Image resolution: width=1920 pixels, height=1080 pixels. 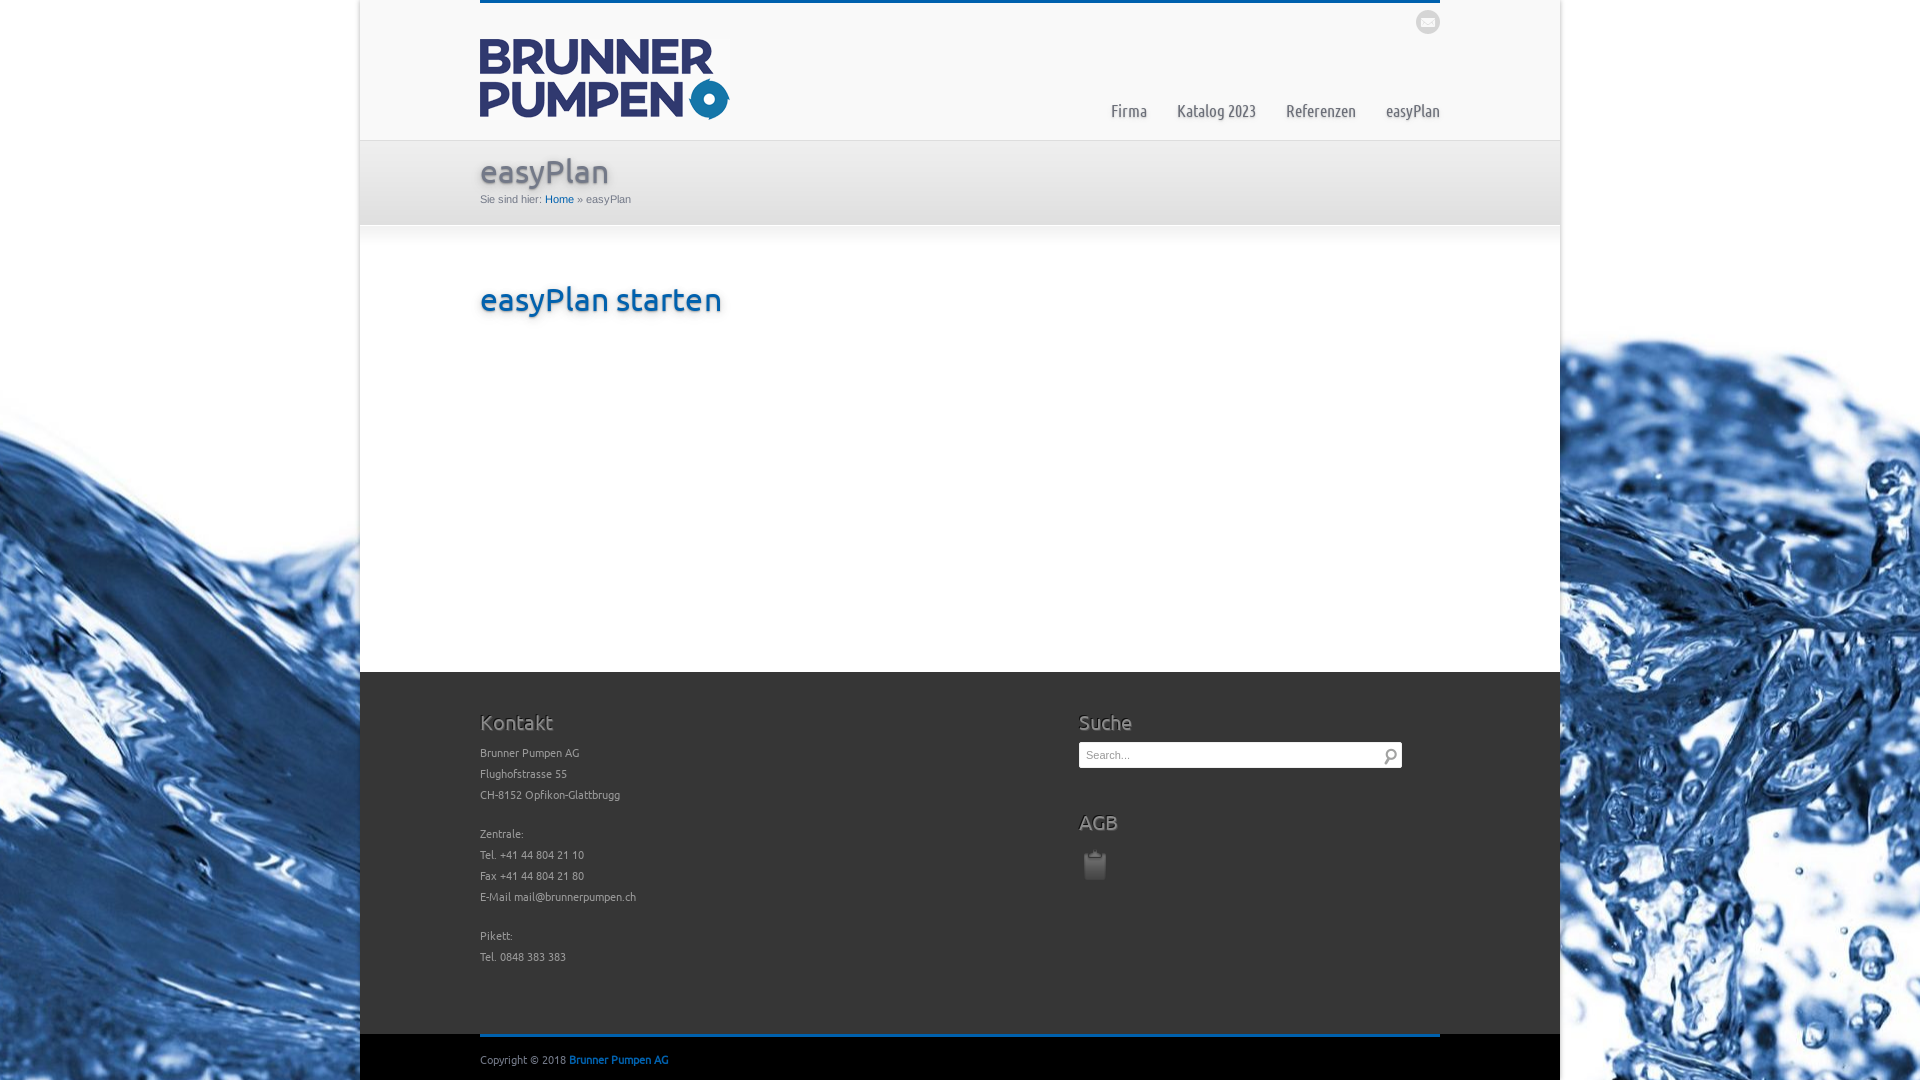 What do you see at coordinates (559, 199) in the screenshot?
I see `'Home'` at bounding box center [559, 199].